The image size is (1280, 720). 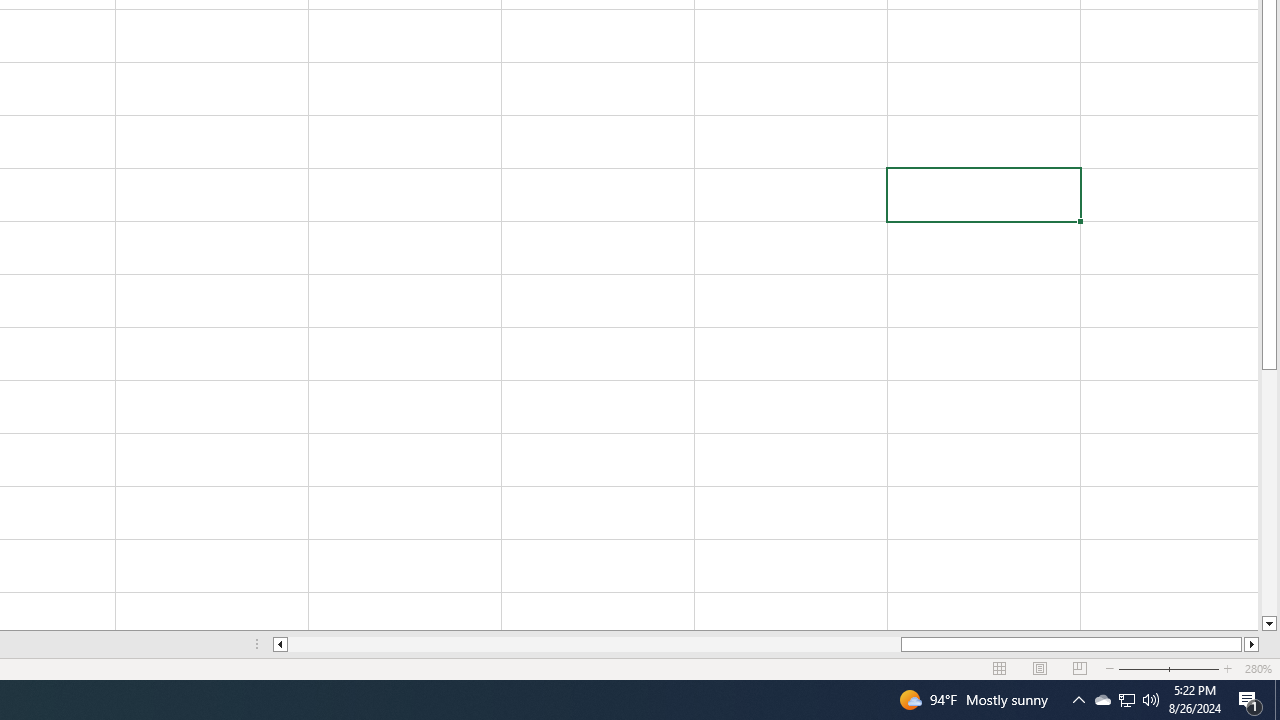 What do you see at coordinates (1168, 669) in the screenshot?
I see `'Zoom'` at bounding box center [1168, 669].